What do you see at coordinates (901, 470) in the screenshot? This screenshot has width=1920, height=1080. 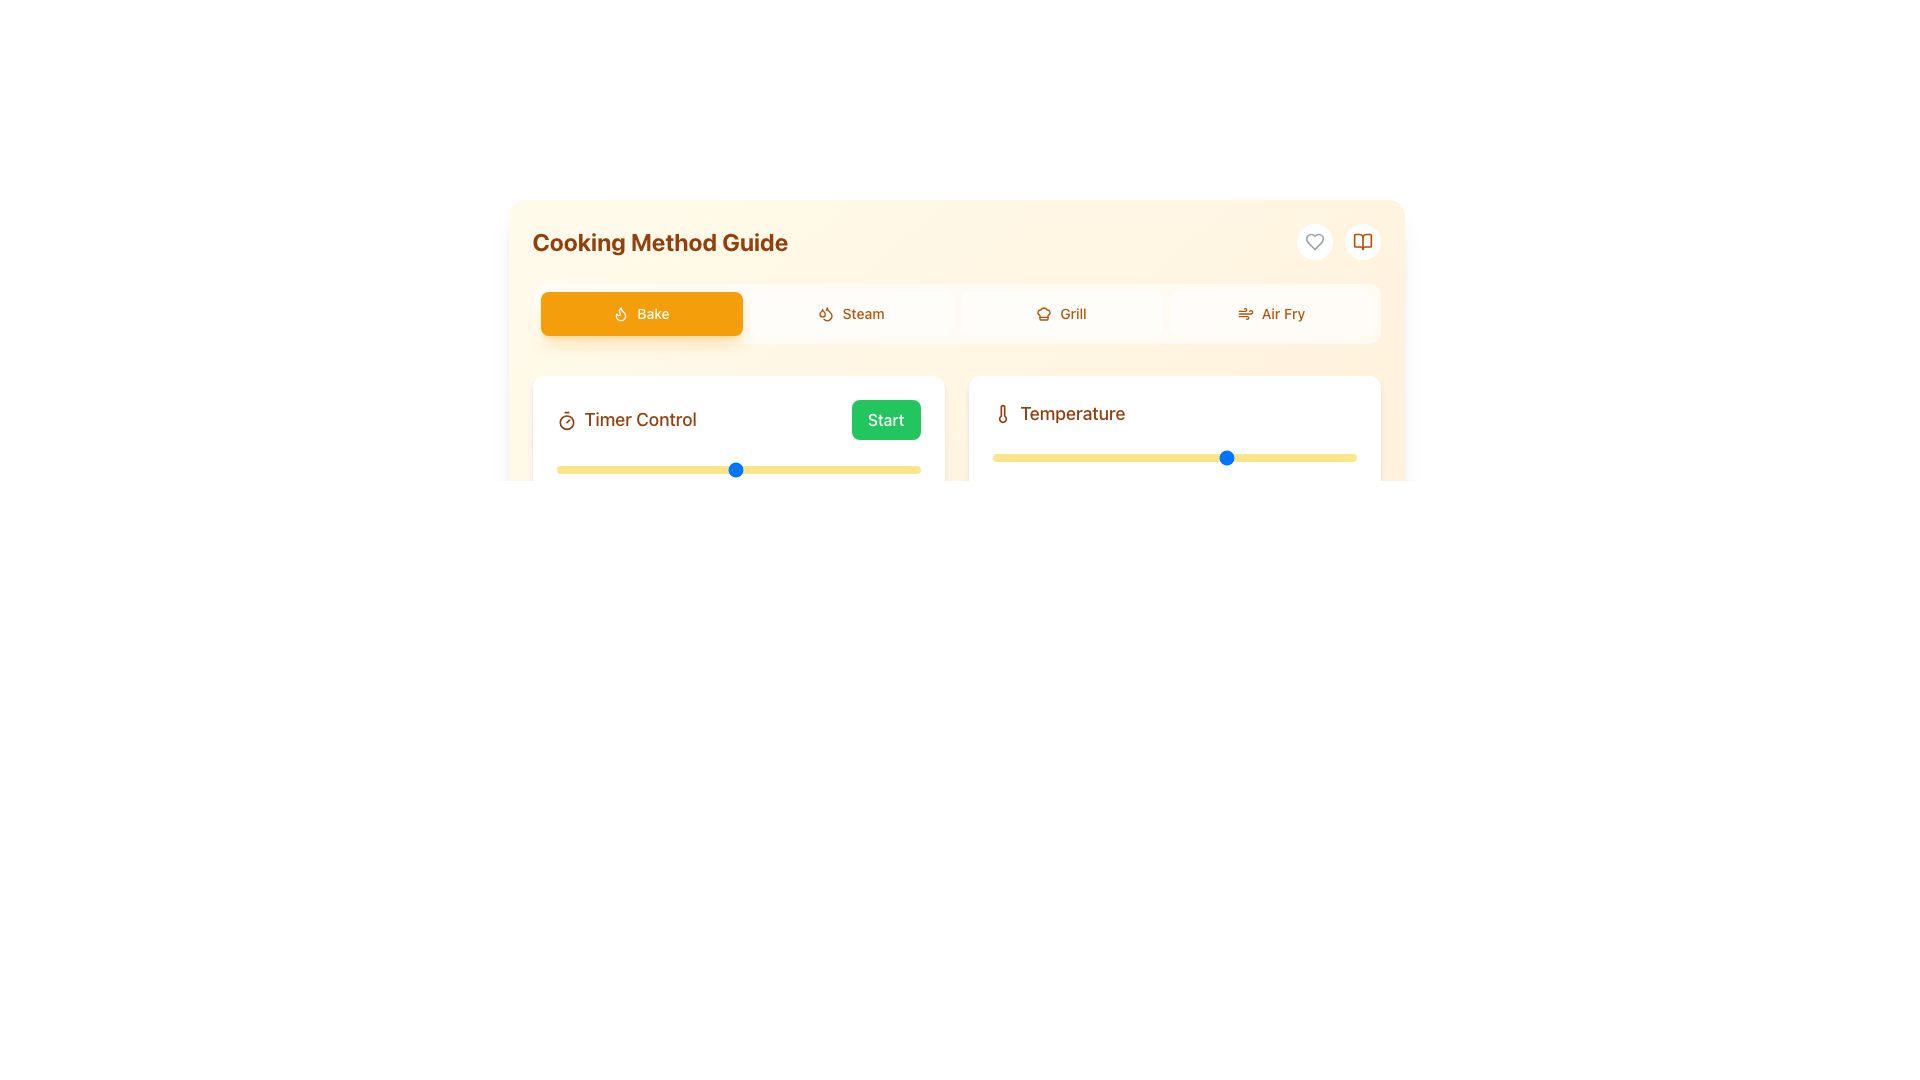 I see `timer` at bounding box center [901, 470].